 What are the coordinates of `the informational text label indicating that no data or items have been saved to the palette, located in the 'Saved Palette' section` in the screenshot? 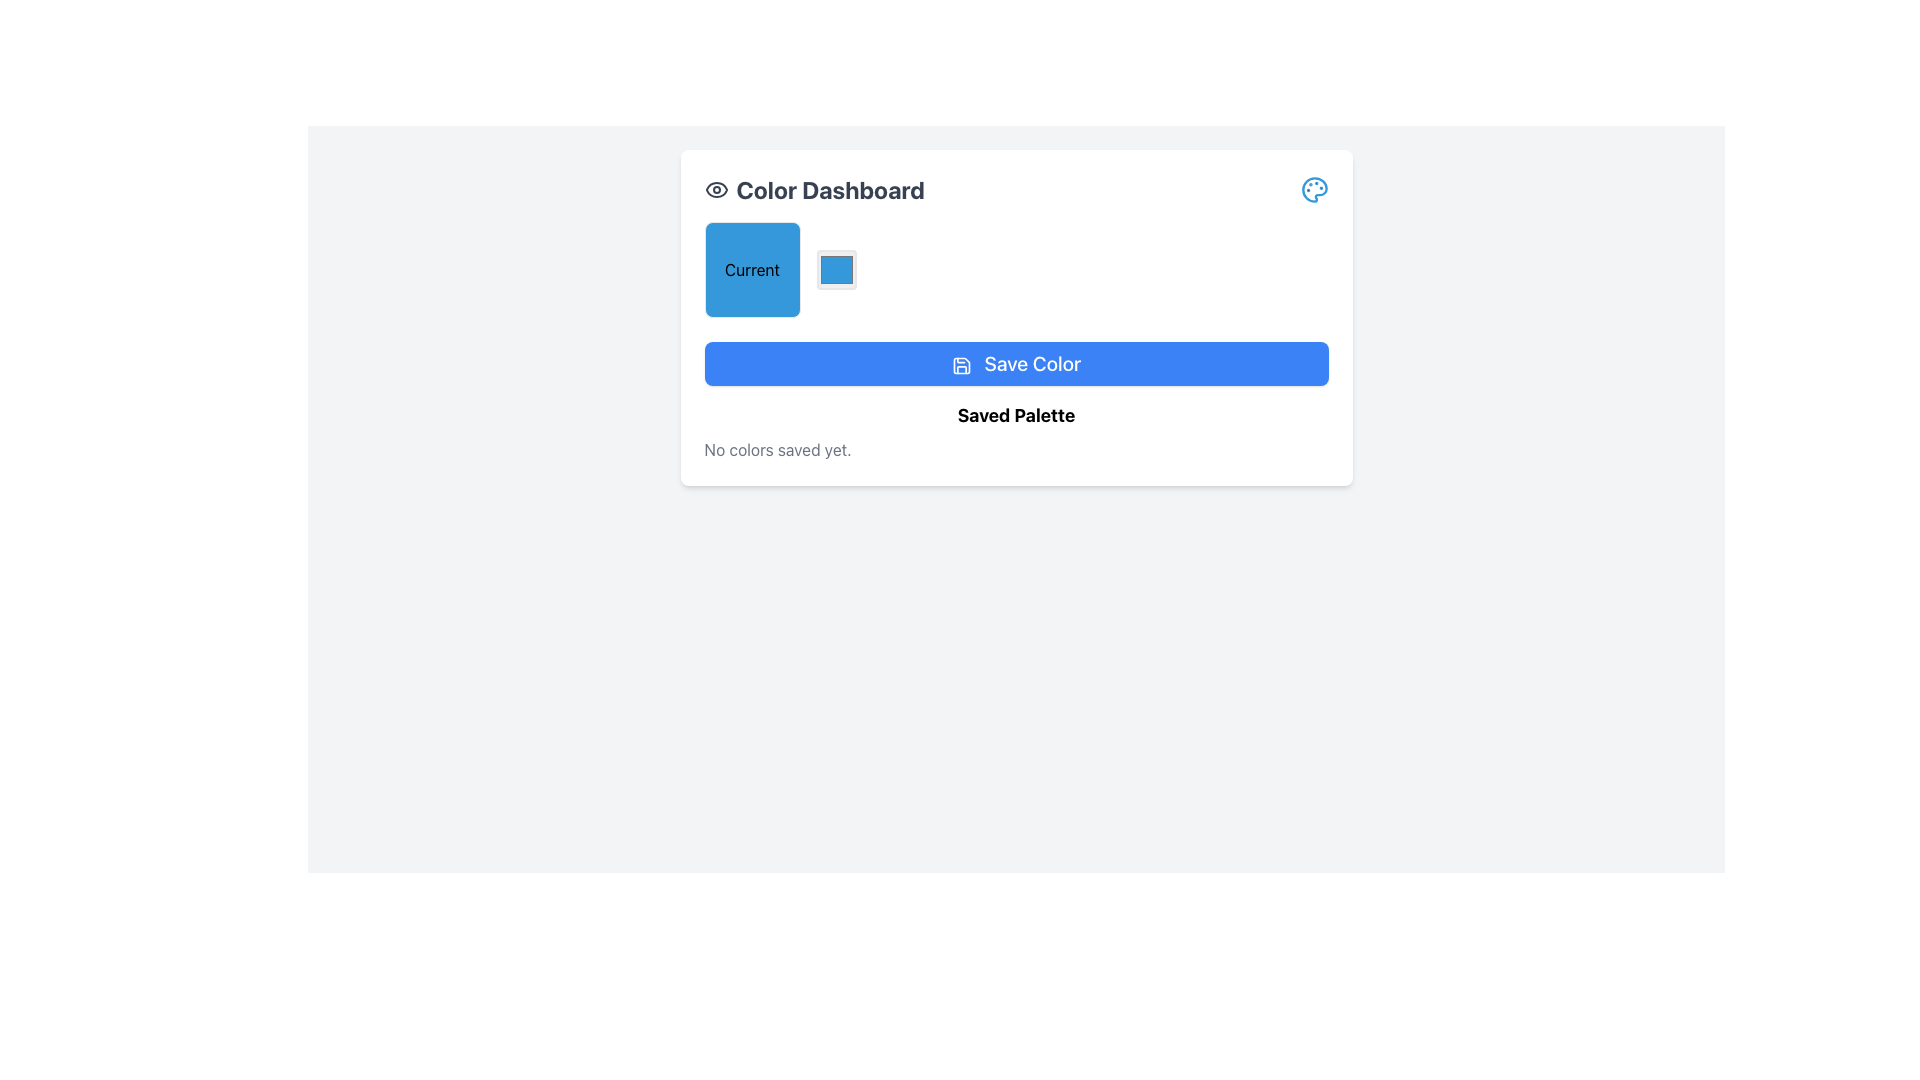 It's located at (776, 450).